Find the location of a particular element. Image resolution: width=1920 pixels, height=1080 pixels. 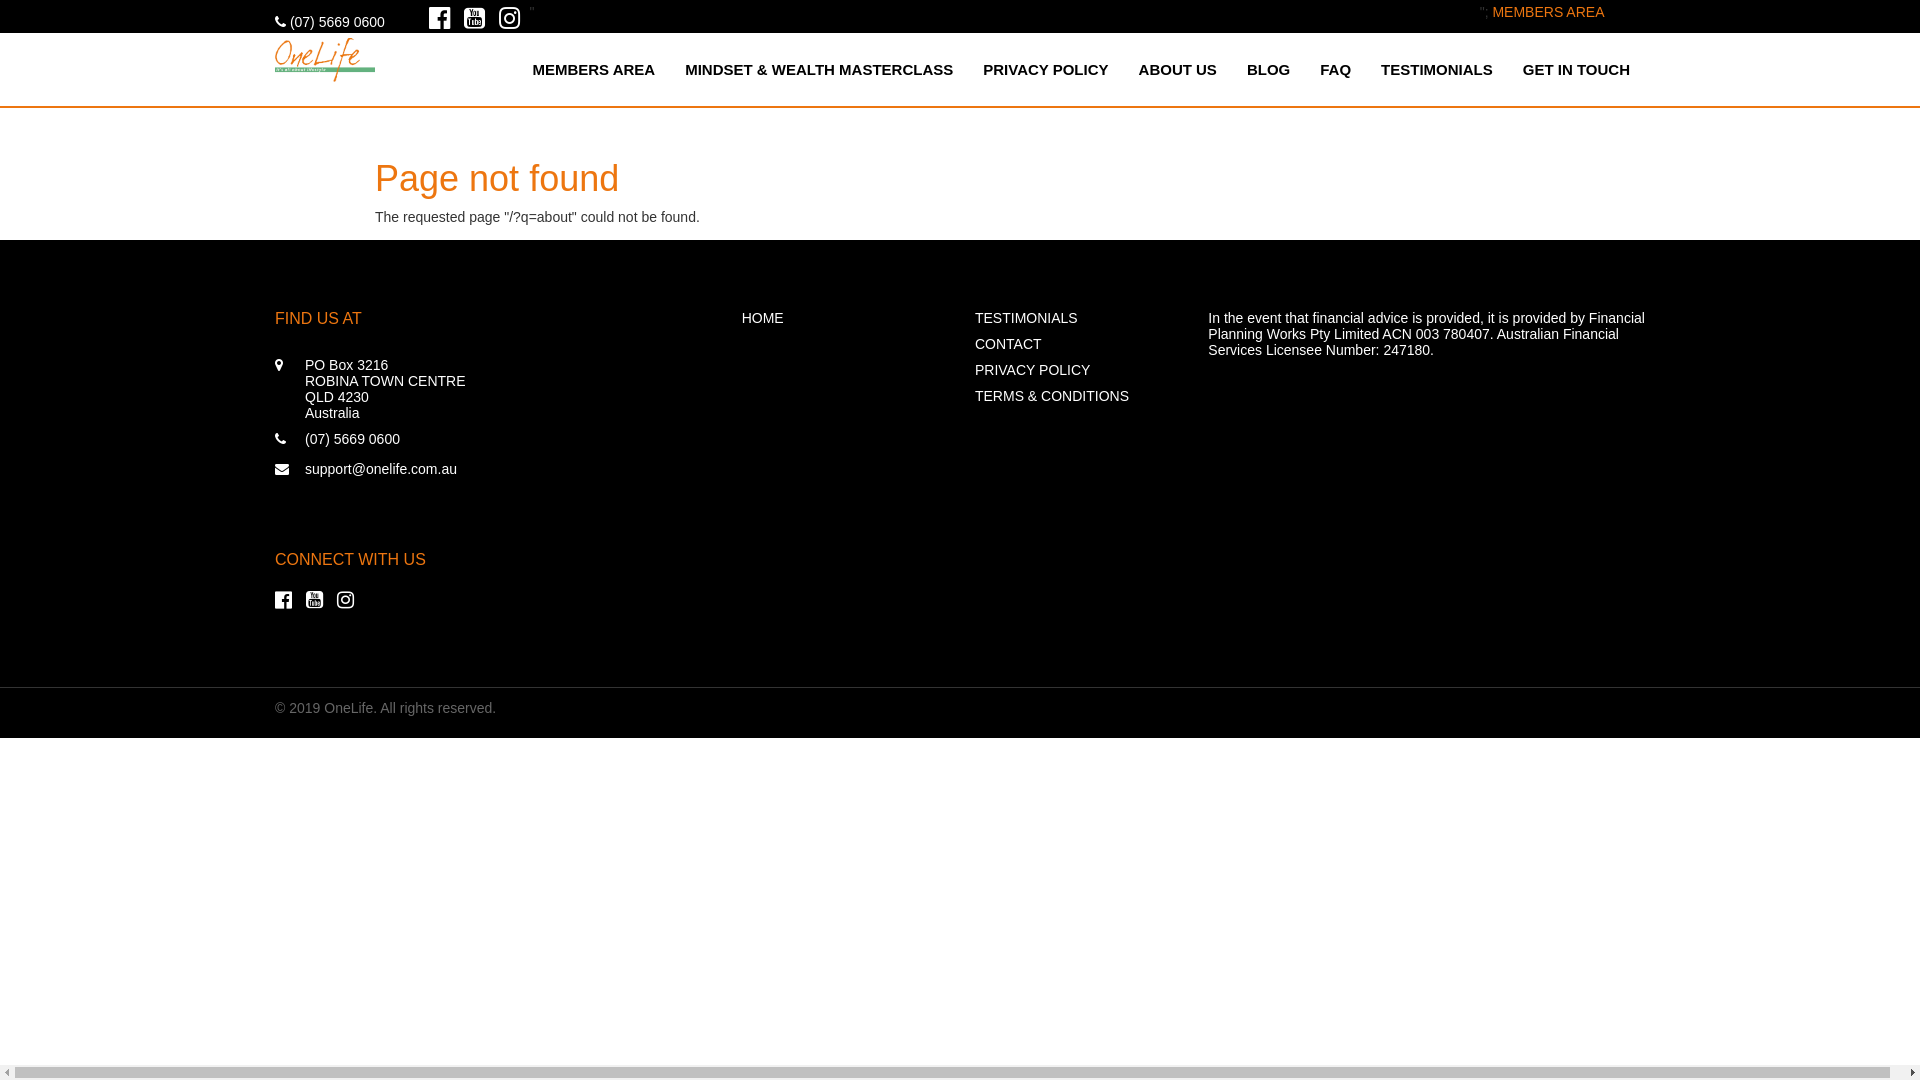

'CONTACT' is located at coordinates (1075, 342).